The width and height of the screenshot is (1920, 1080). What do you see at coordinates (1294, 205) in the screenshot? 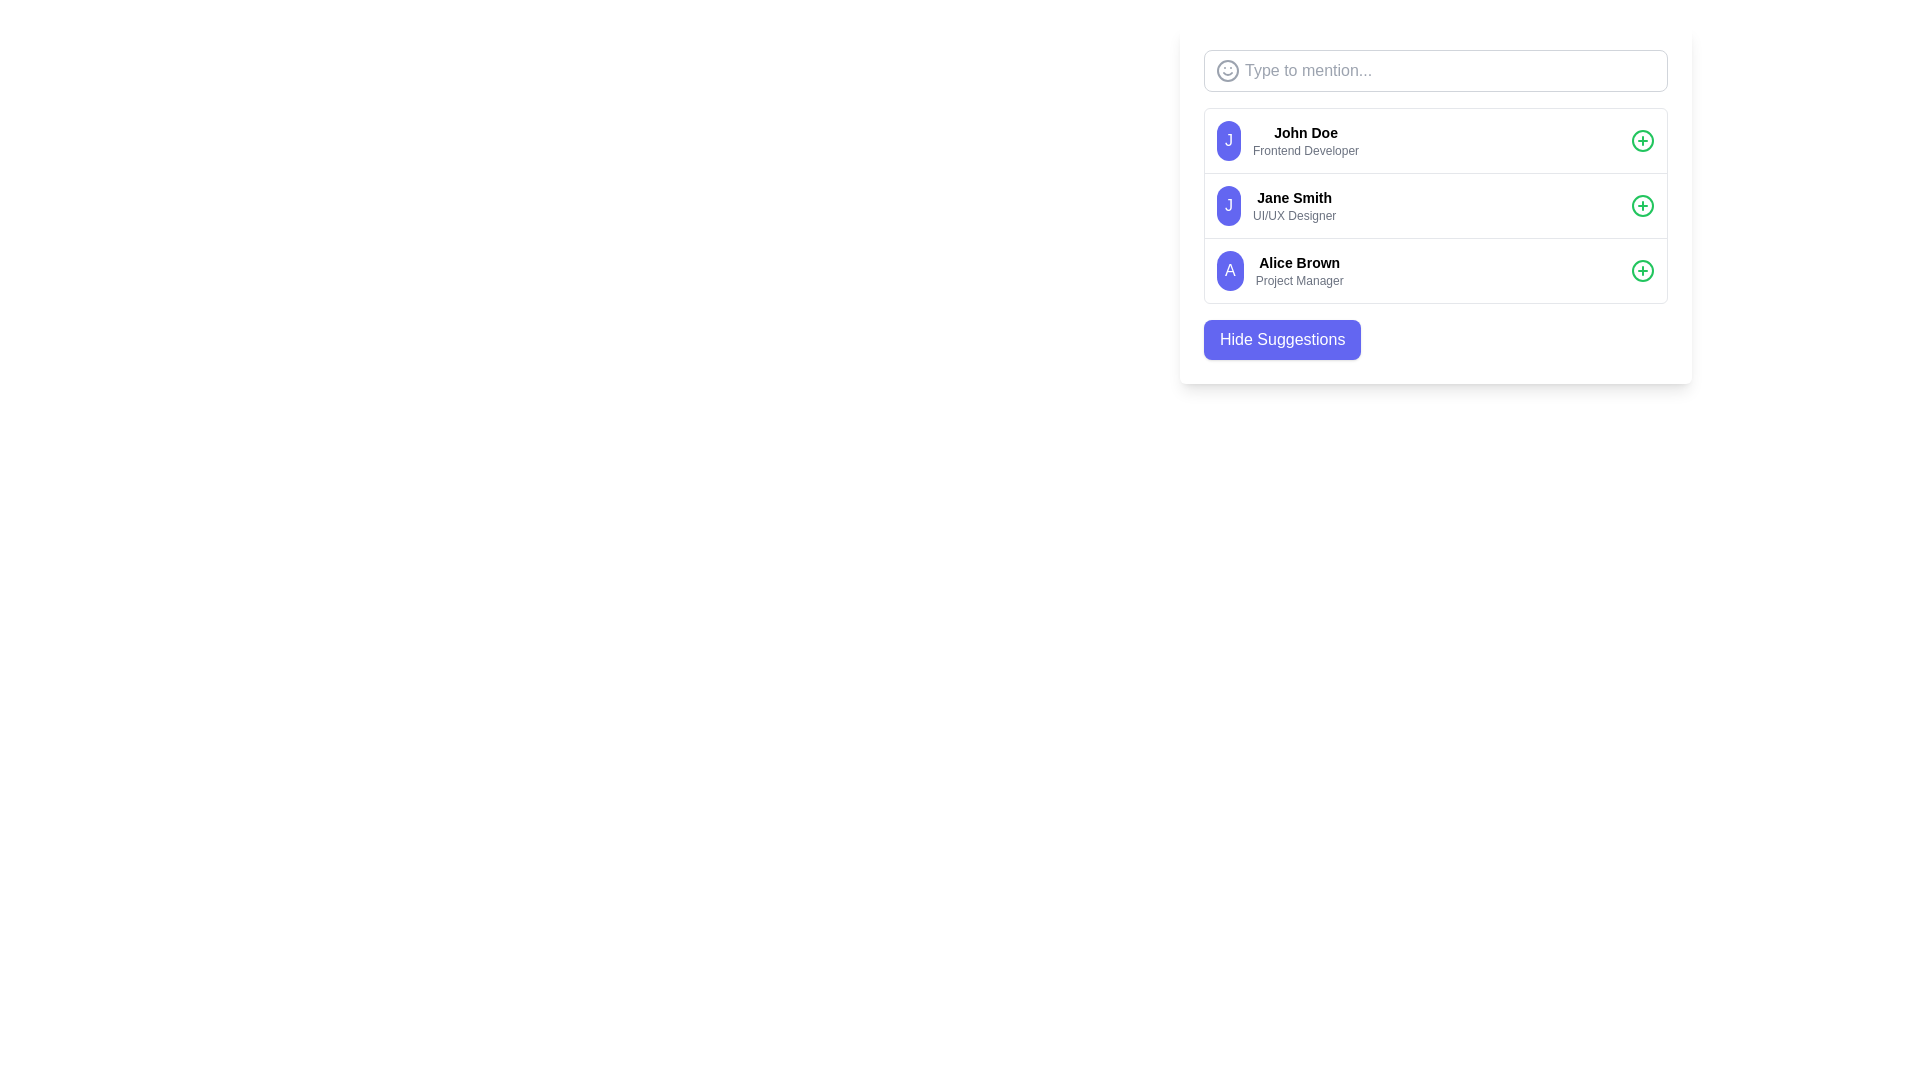
I see `the text element displaying the name and role of a UI/UX designer located in the second row of a dropdown list` at bounding box center [1294, 205].